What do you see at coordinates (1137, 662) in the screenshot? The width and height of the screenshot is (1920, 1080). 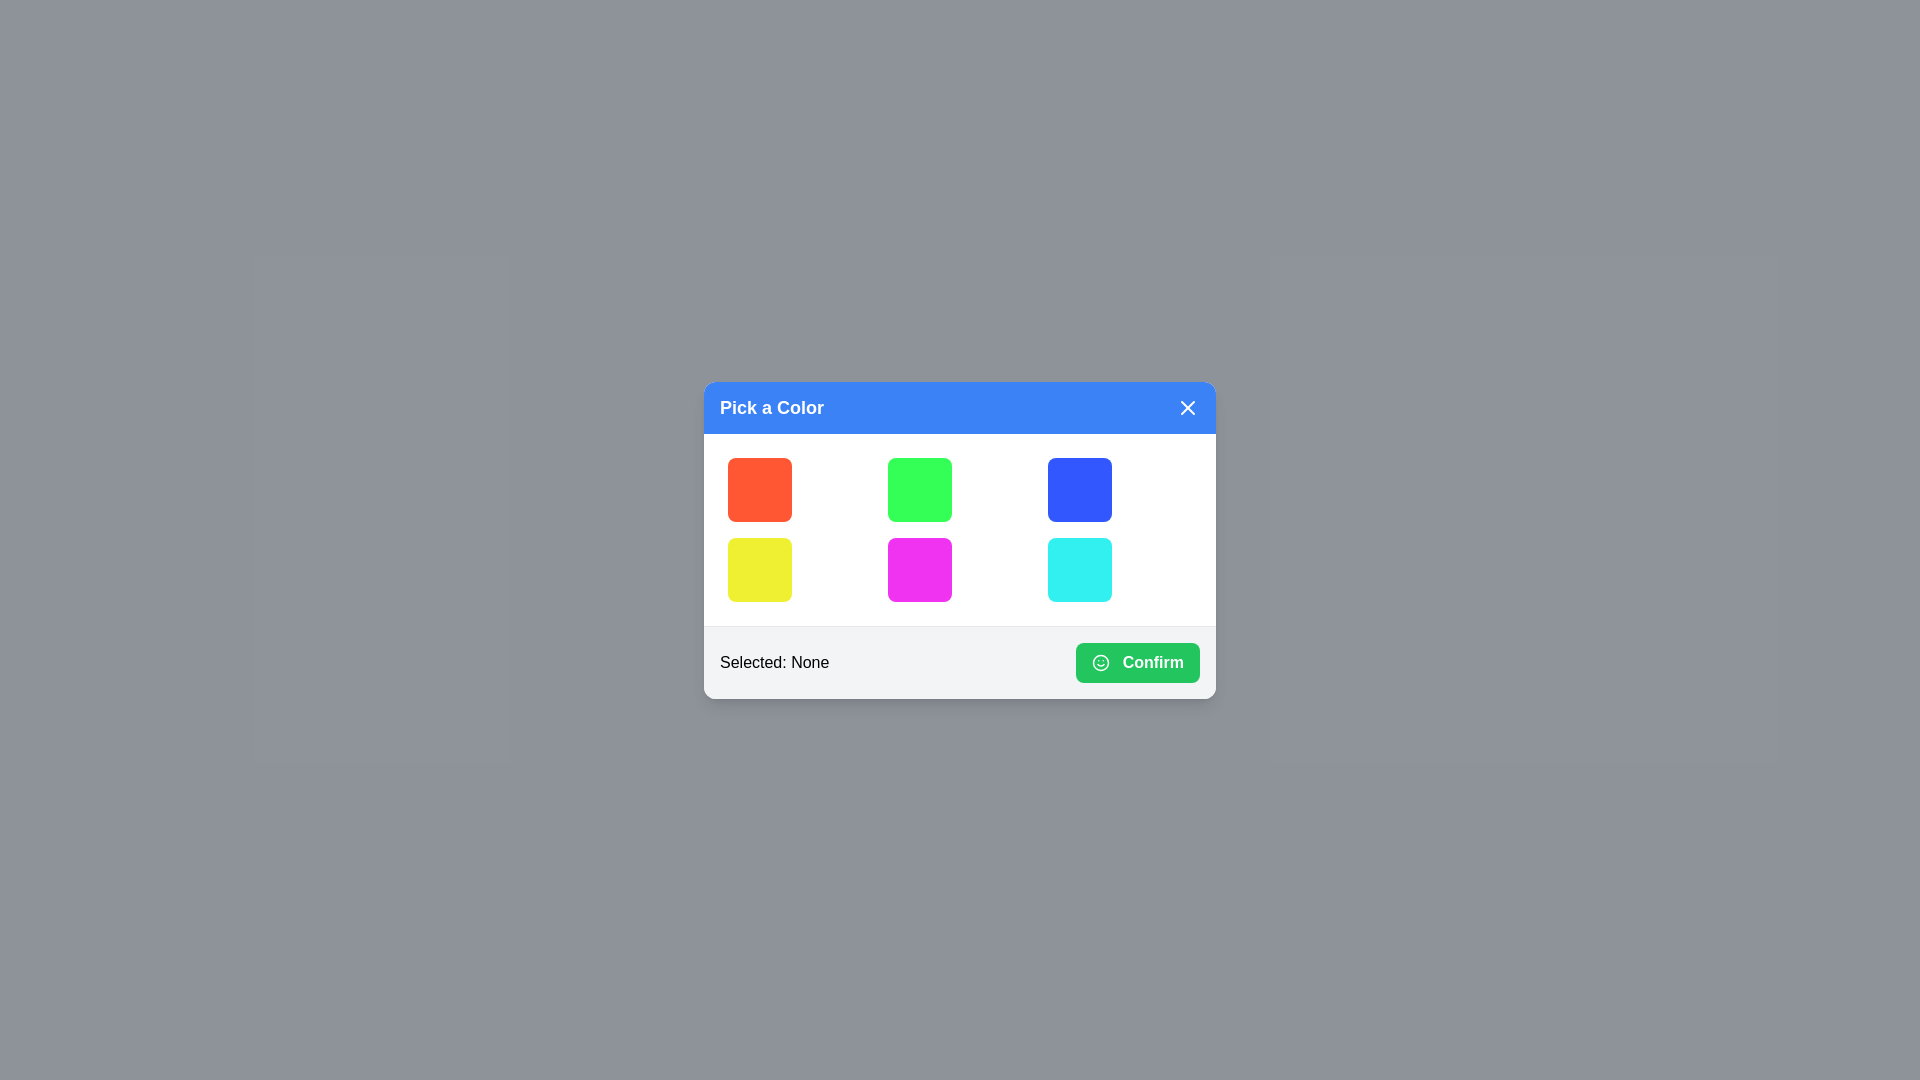 I see `Confirm button to confirm the selected color` at bounding box center [1137, 662].